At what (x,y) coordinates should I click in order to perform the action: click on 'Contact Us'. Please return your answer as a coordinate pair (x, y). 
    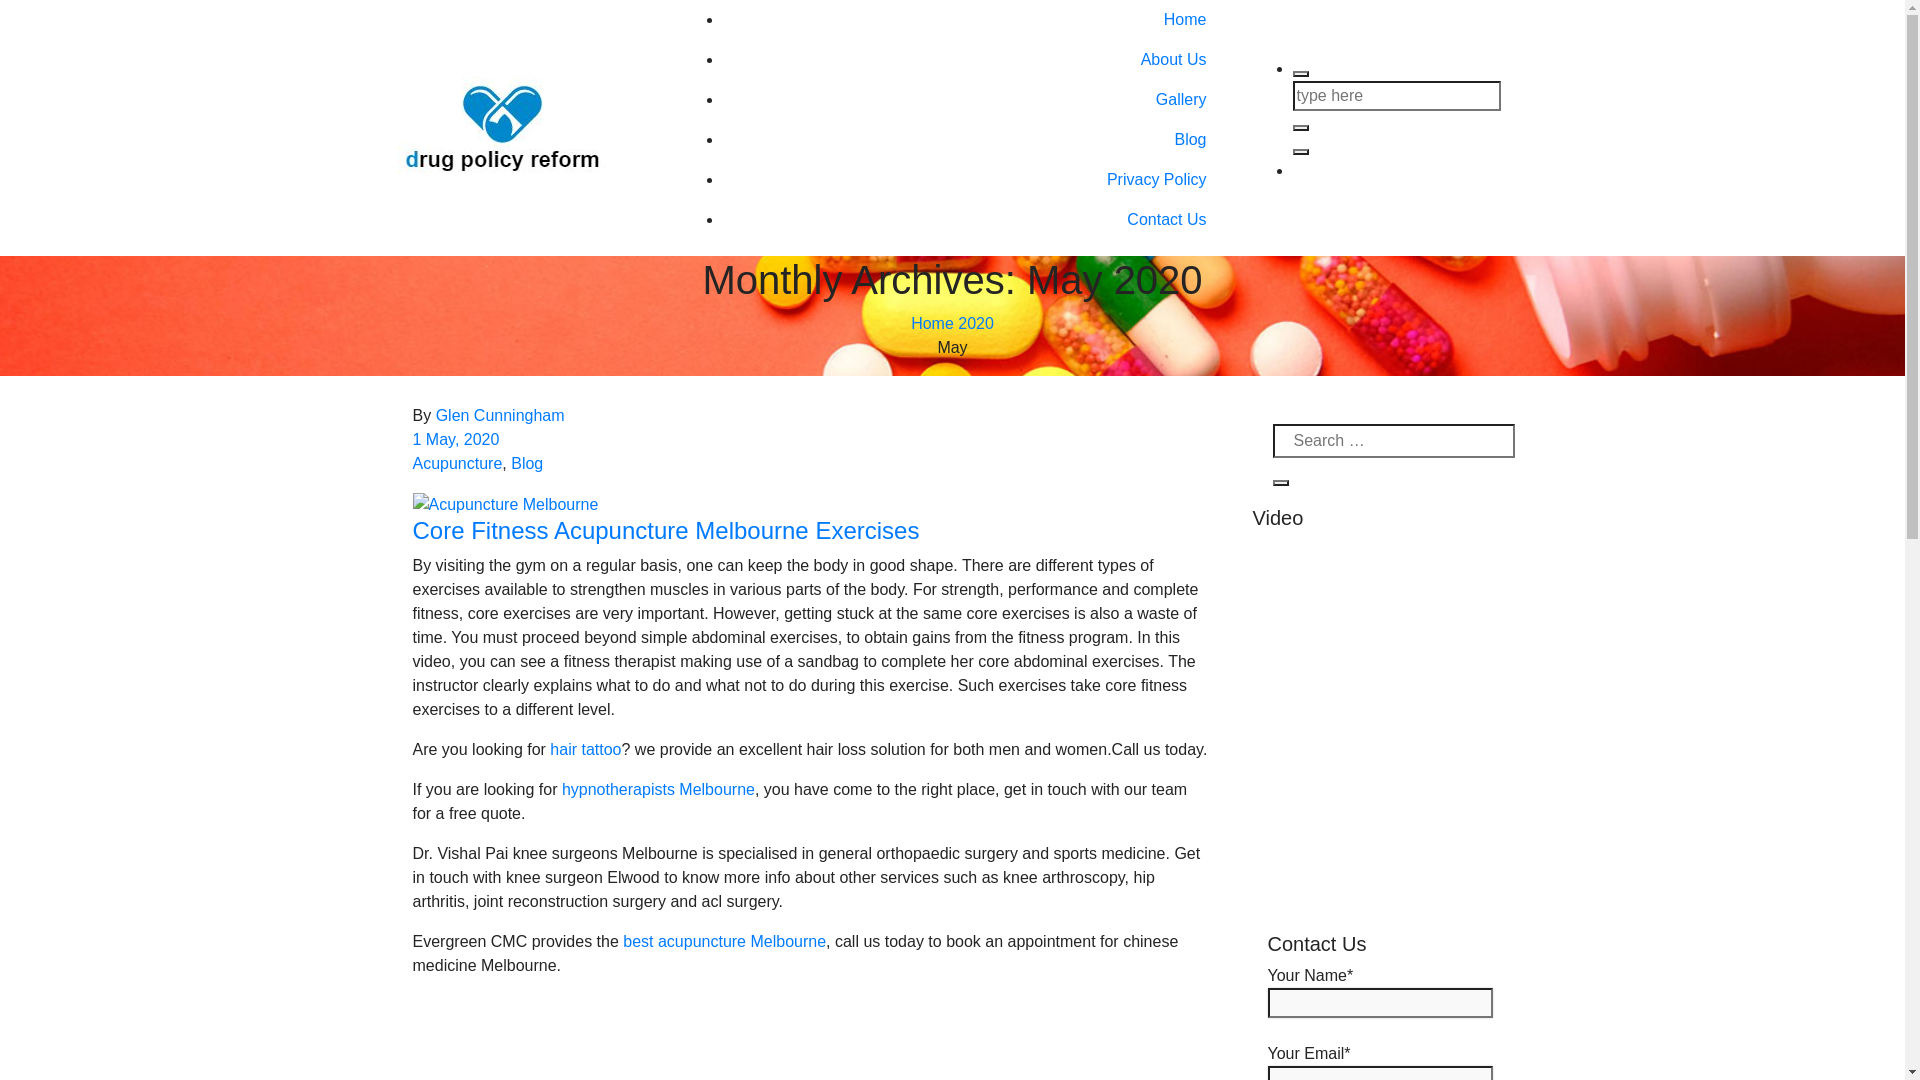
    Looking at the image, I should click on (971, 219).